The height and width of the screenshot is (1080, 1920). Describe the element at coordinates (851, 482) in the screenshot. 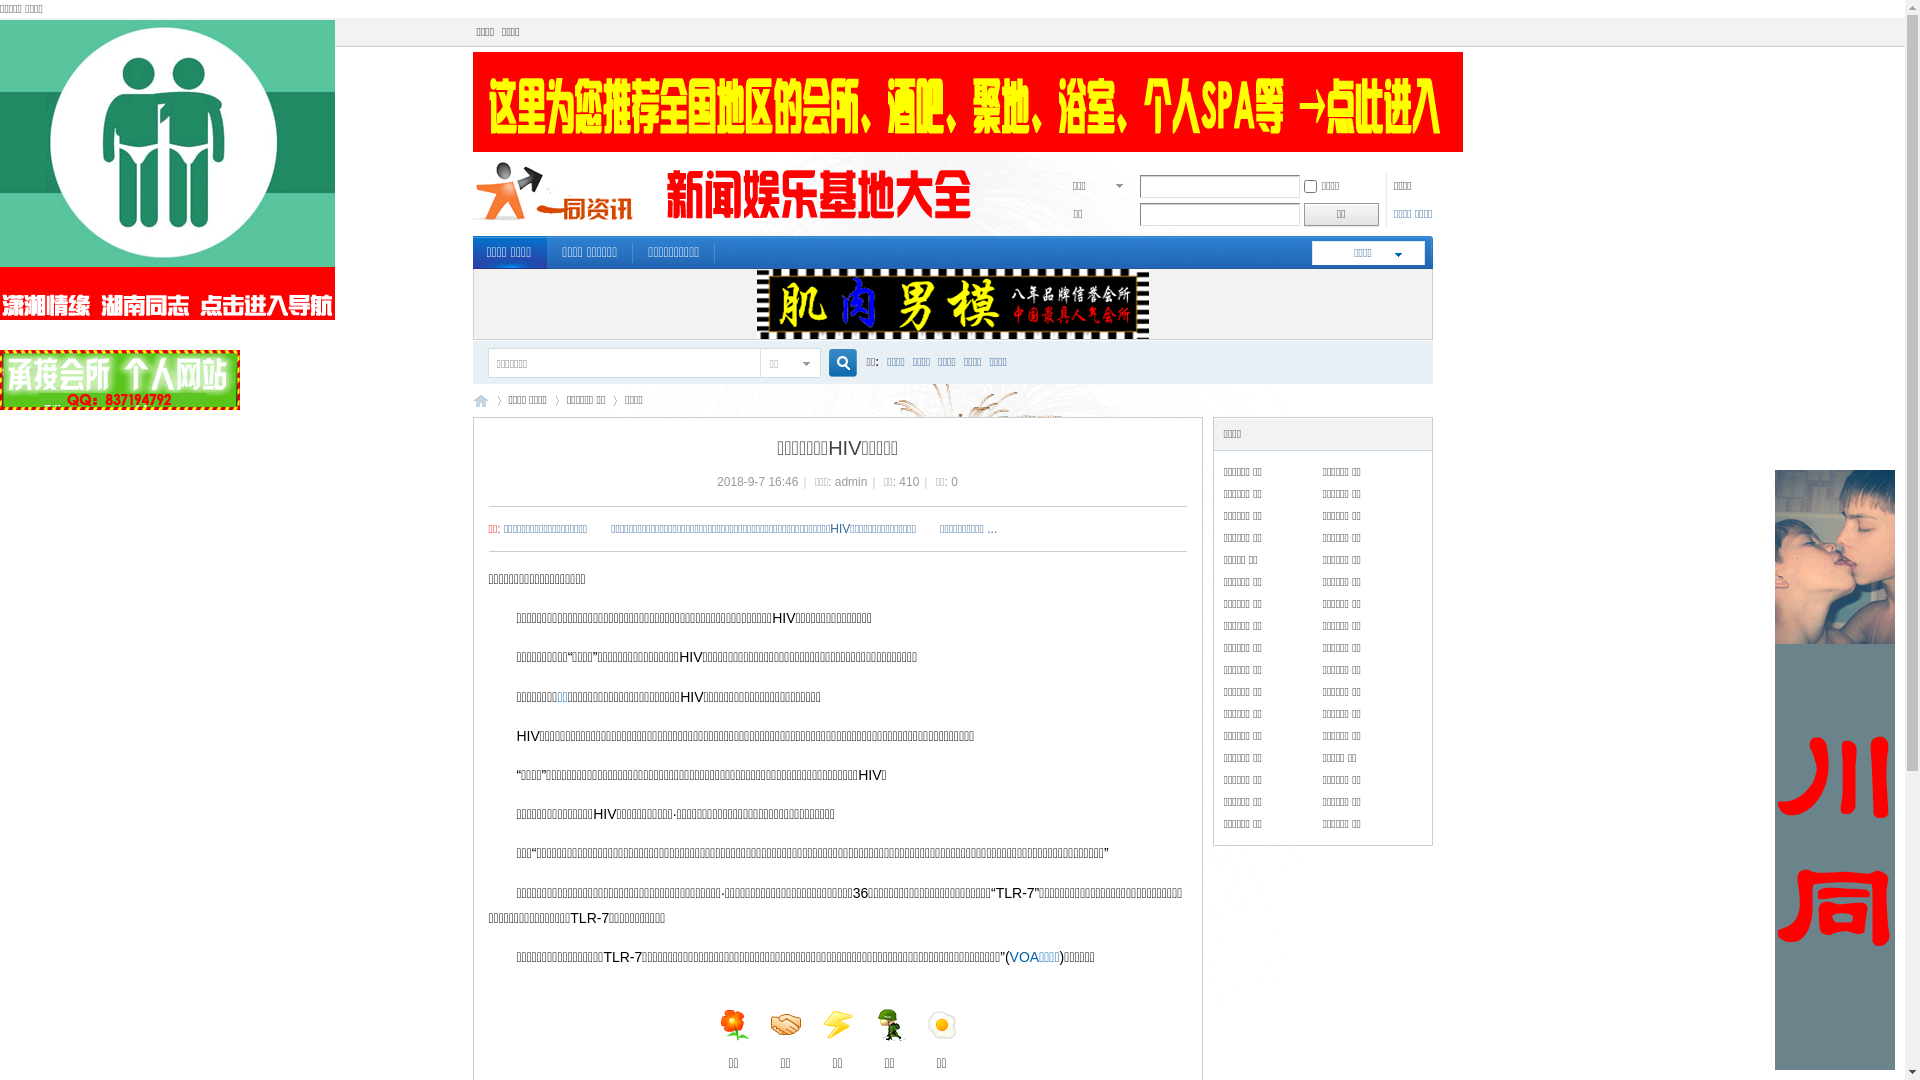

I see `'admin'` at that location.